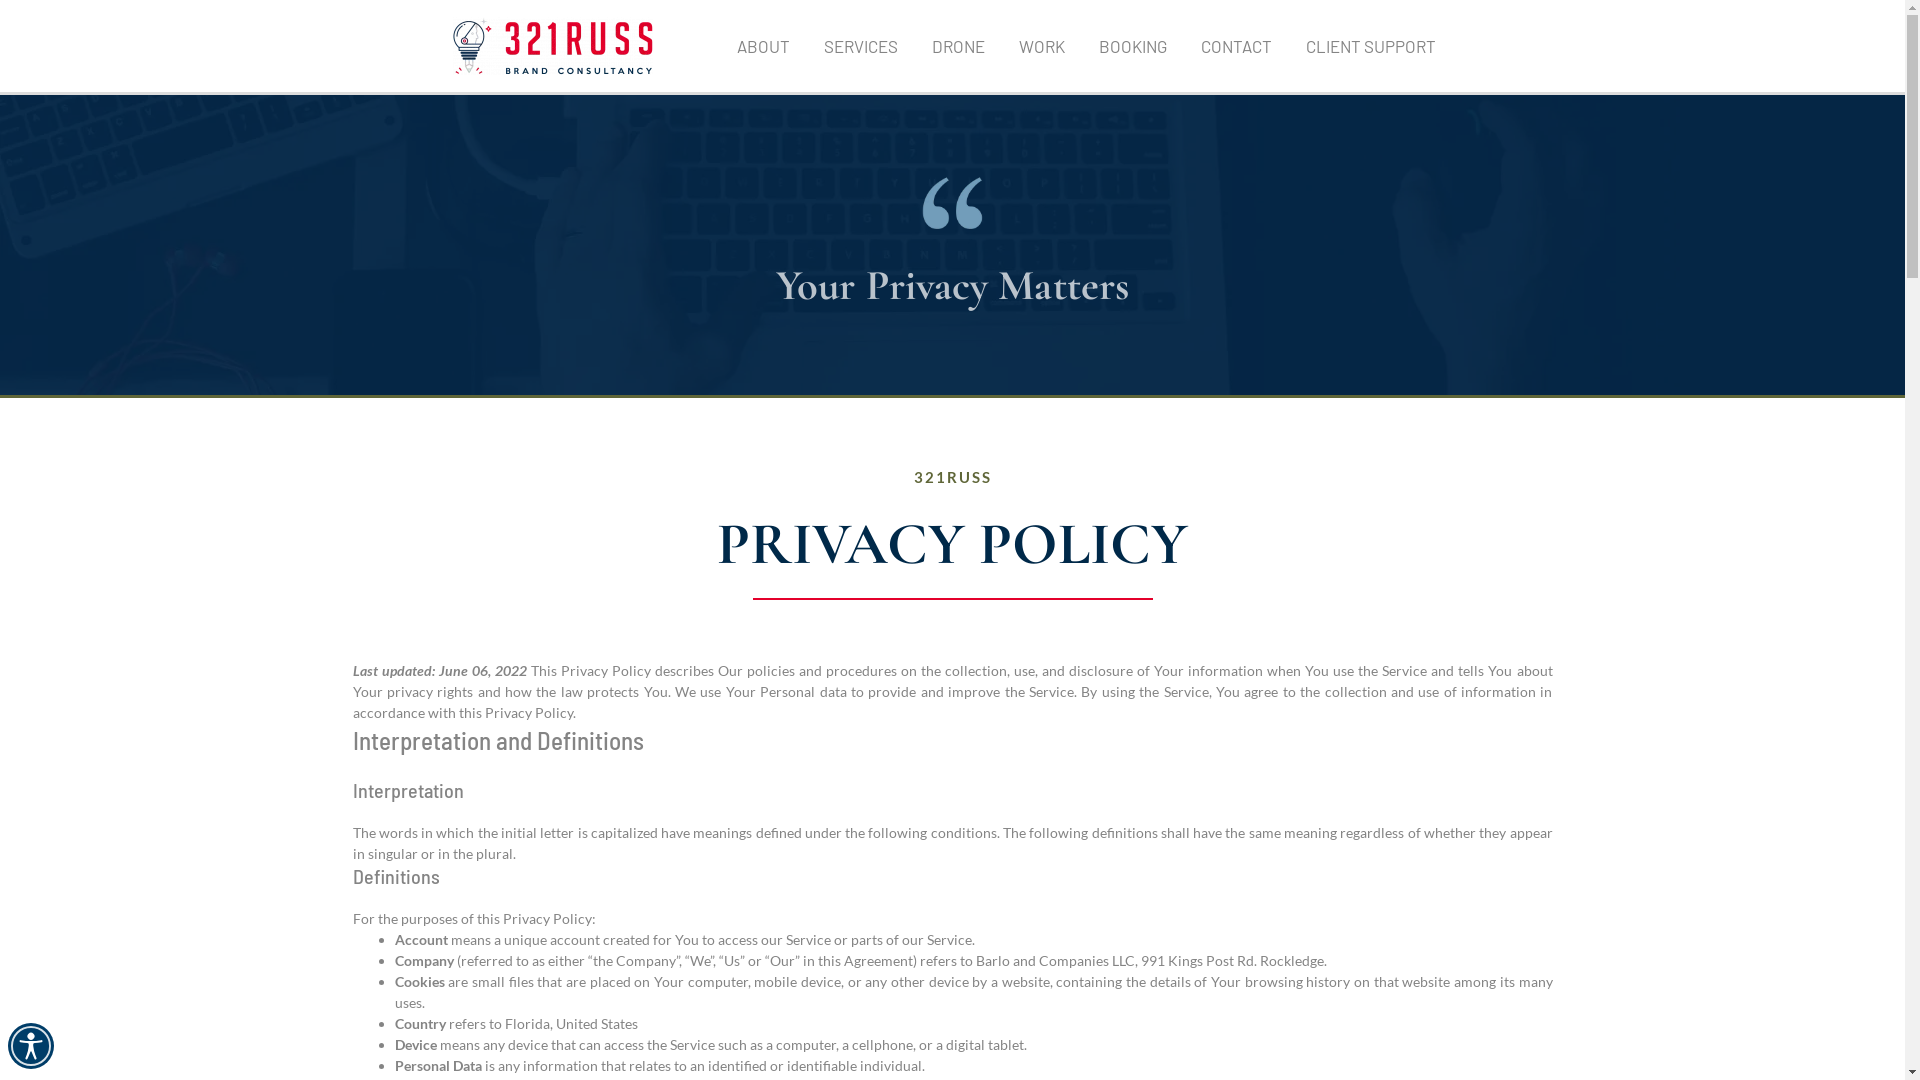 The height and width of the screenshot is (1080, 1920). What do you see at coordinates (1368, 45) in the screenshot?
I see `'CLIENT SUPPORT'` at bounding box center [1368, 45].